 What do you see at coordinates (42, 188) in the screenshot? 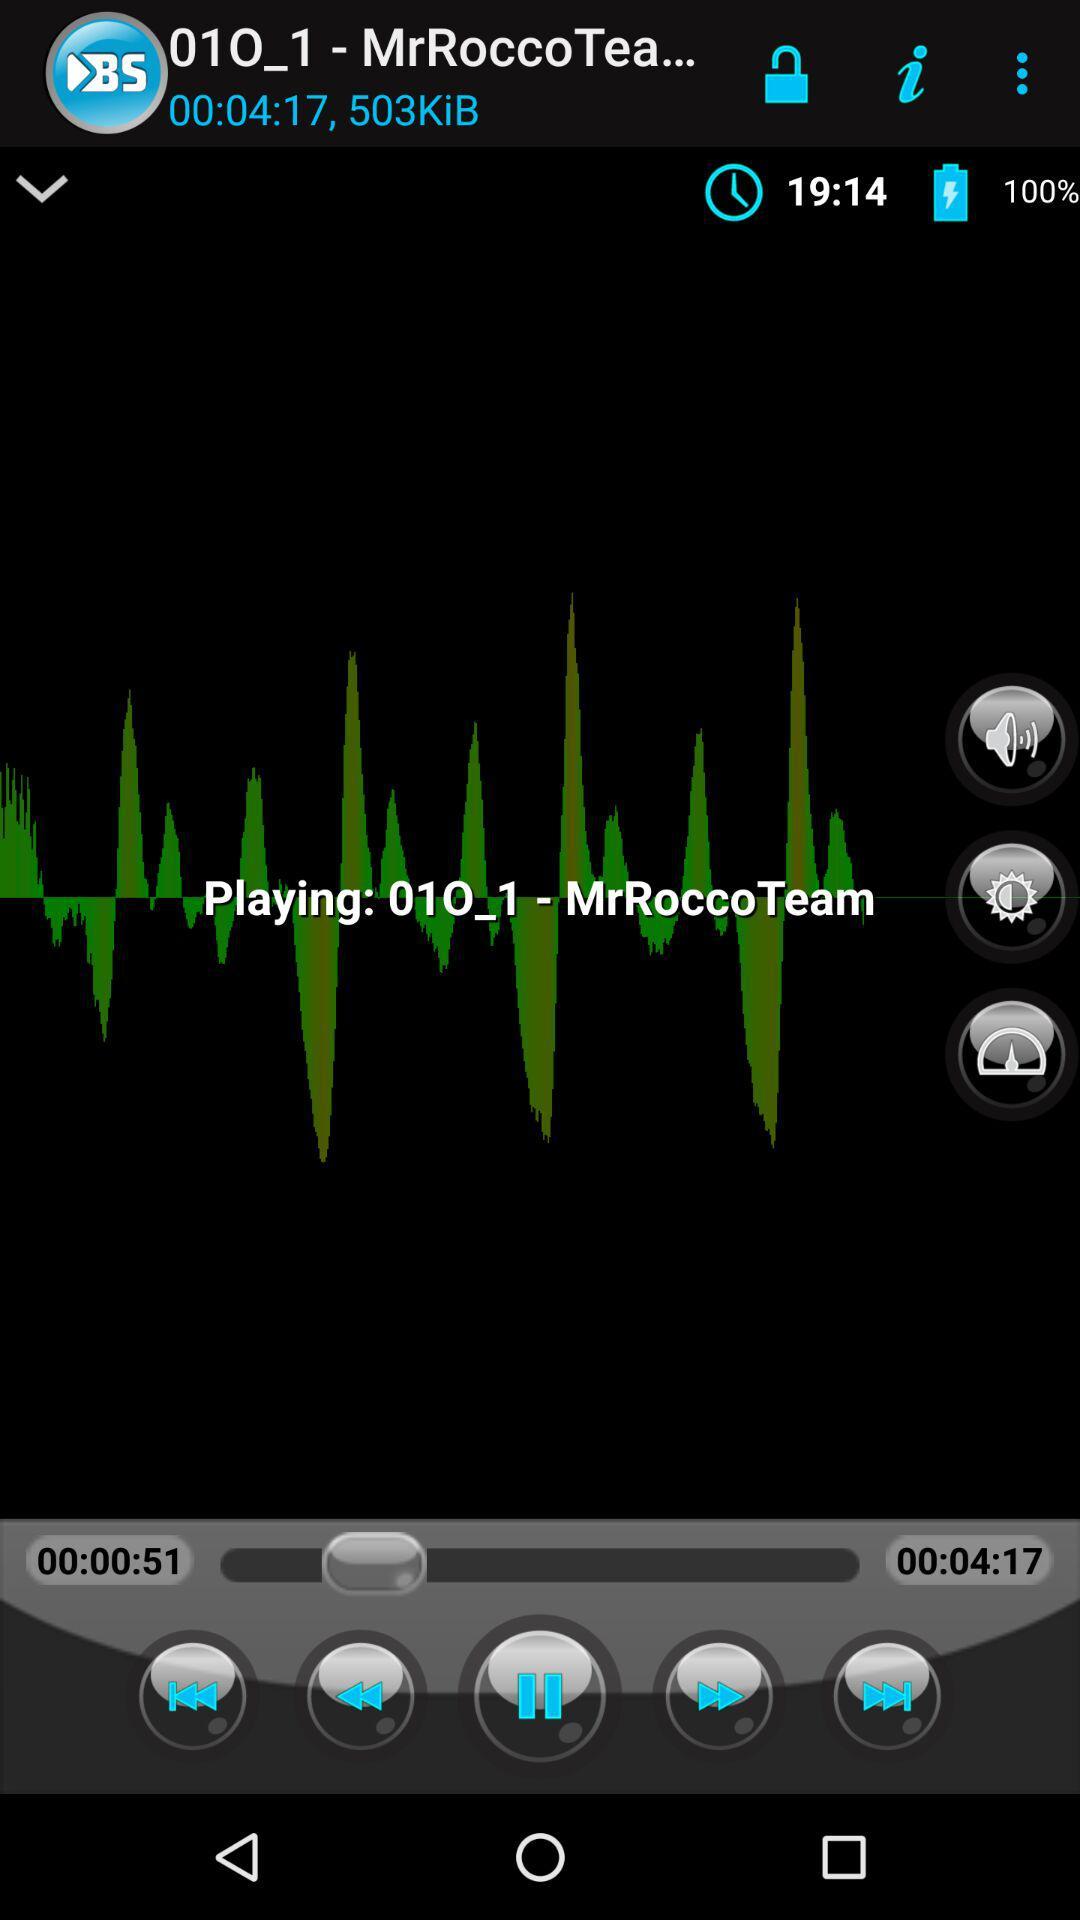
I see `the app next to the 00 04 17` at bounding box center [42, 188].